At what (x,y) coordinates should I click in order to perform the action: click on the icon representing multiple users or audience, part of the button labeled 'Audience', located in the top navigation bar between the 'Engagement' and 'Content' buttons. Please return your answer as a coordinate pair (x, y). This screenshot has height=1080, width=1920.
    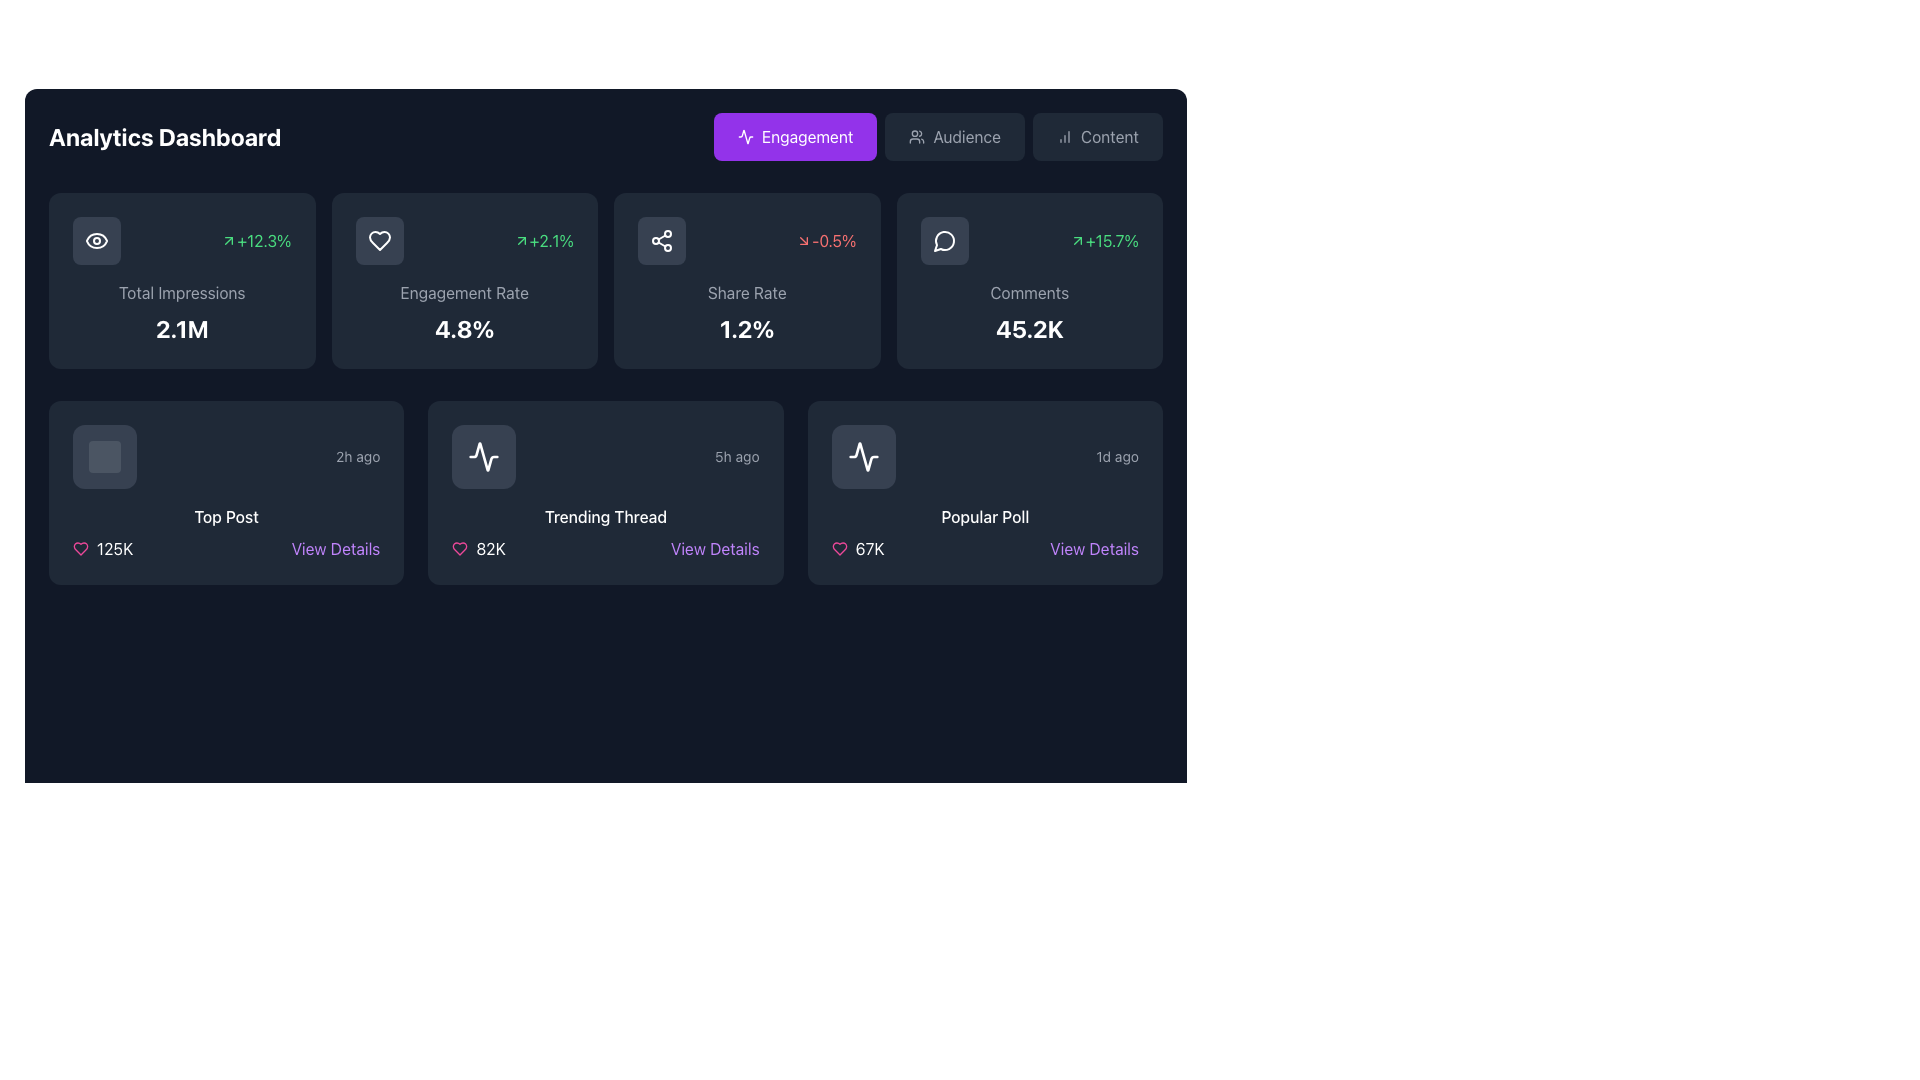
    Looking at the image, I should click on (916, 136).